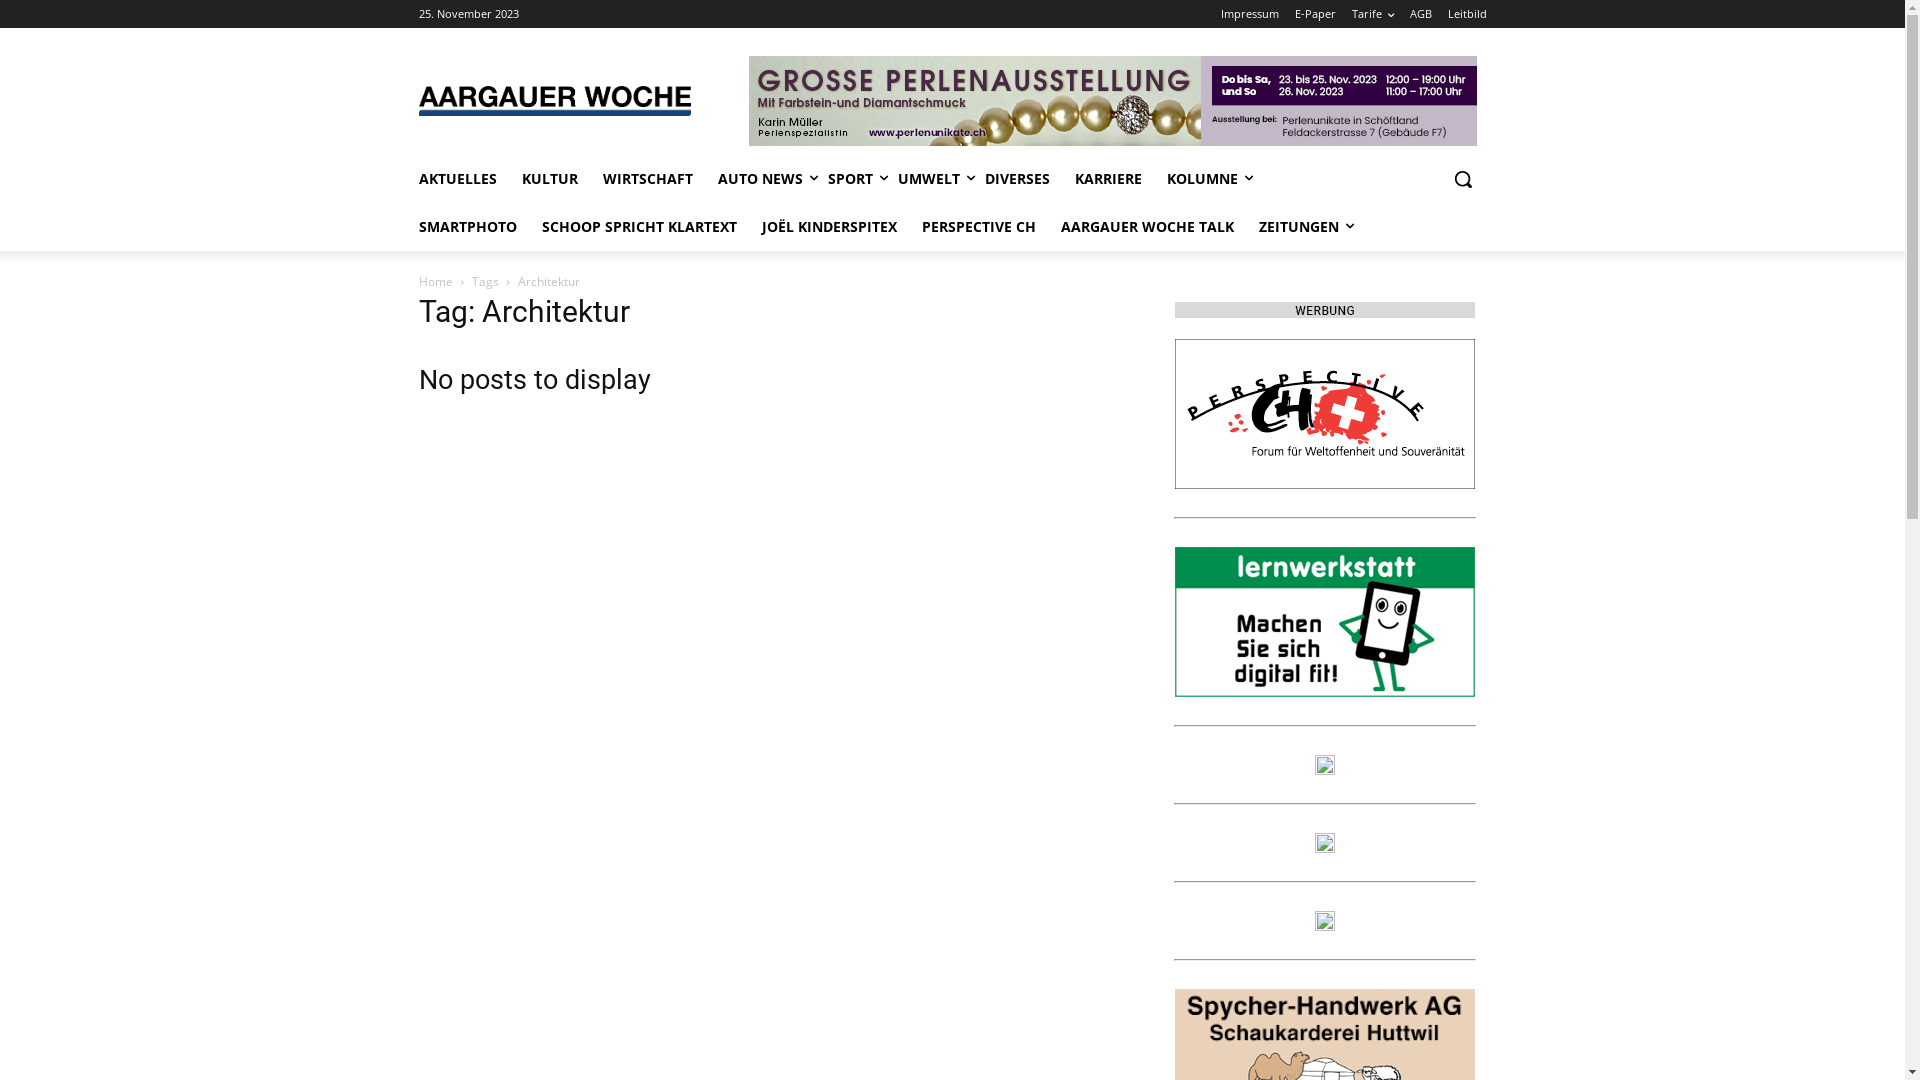  Describe the element at coordinates (1106, 177) in the screenshot. I see `'KARRIERE'` at that location.